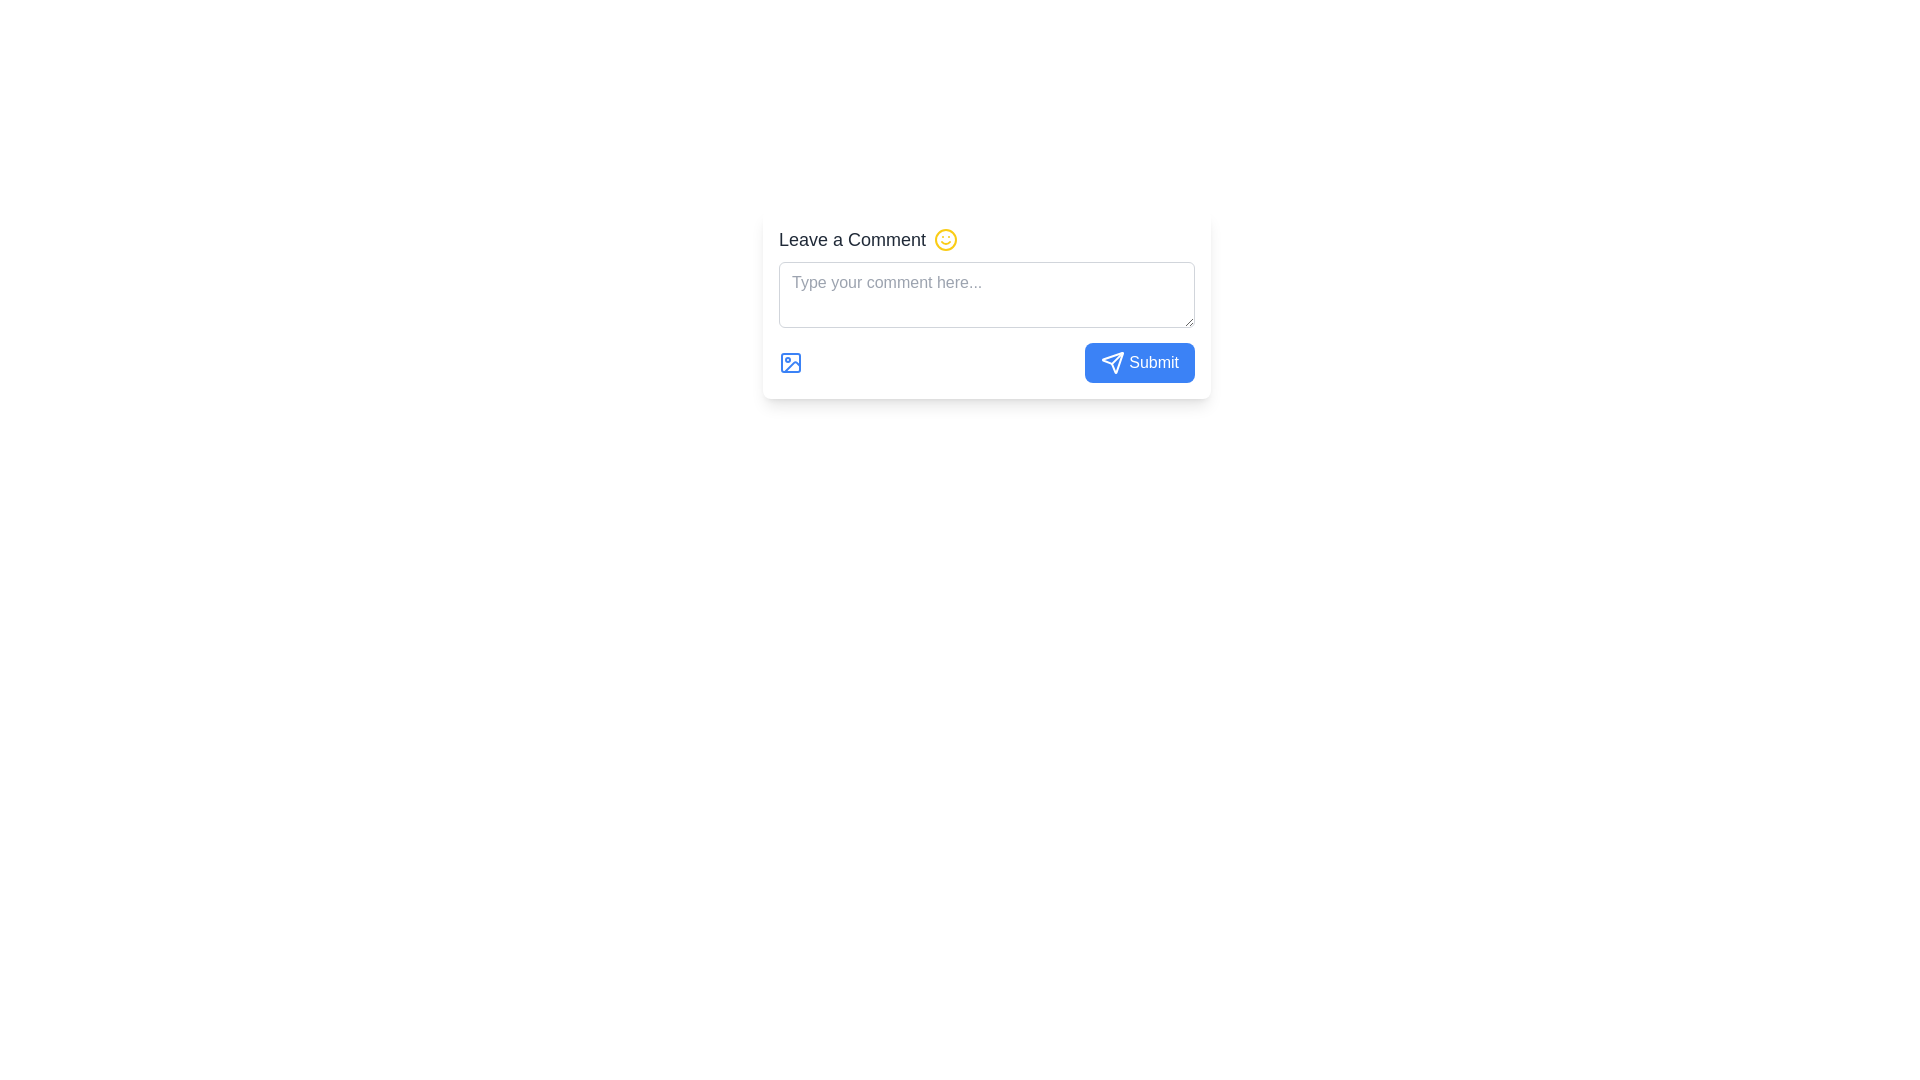 This screenshot has height=1080, width=1920. I want to click on the central circular part of the smiley face icon located at the top-left corner of the comment input box, so click(945, 238).